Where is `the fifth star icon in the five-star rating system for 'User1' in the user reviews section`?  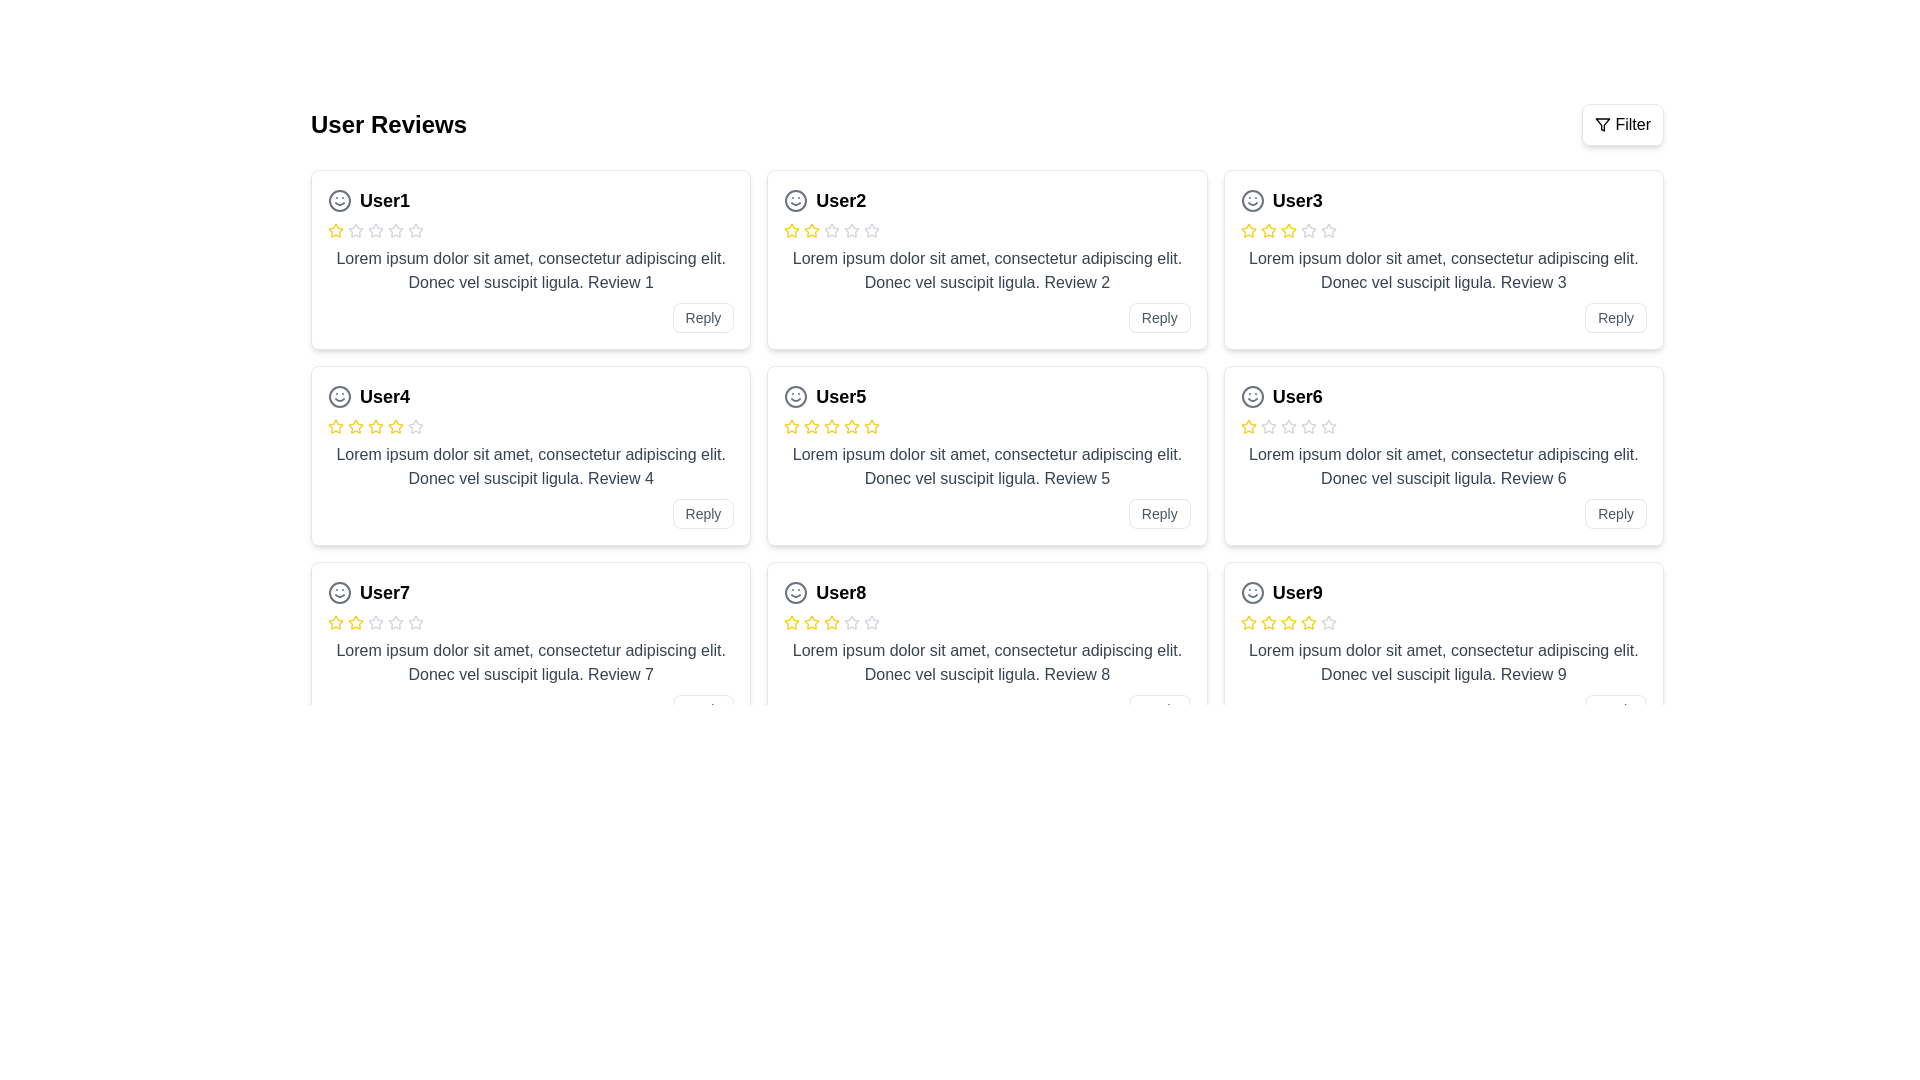
the fifth star icon in the five-star rating system for 'User1' in the user reviews section is located at coordinates (395, 230).